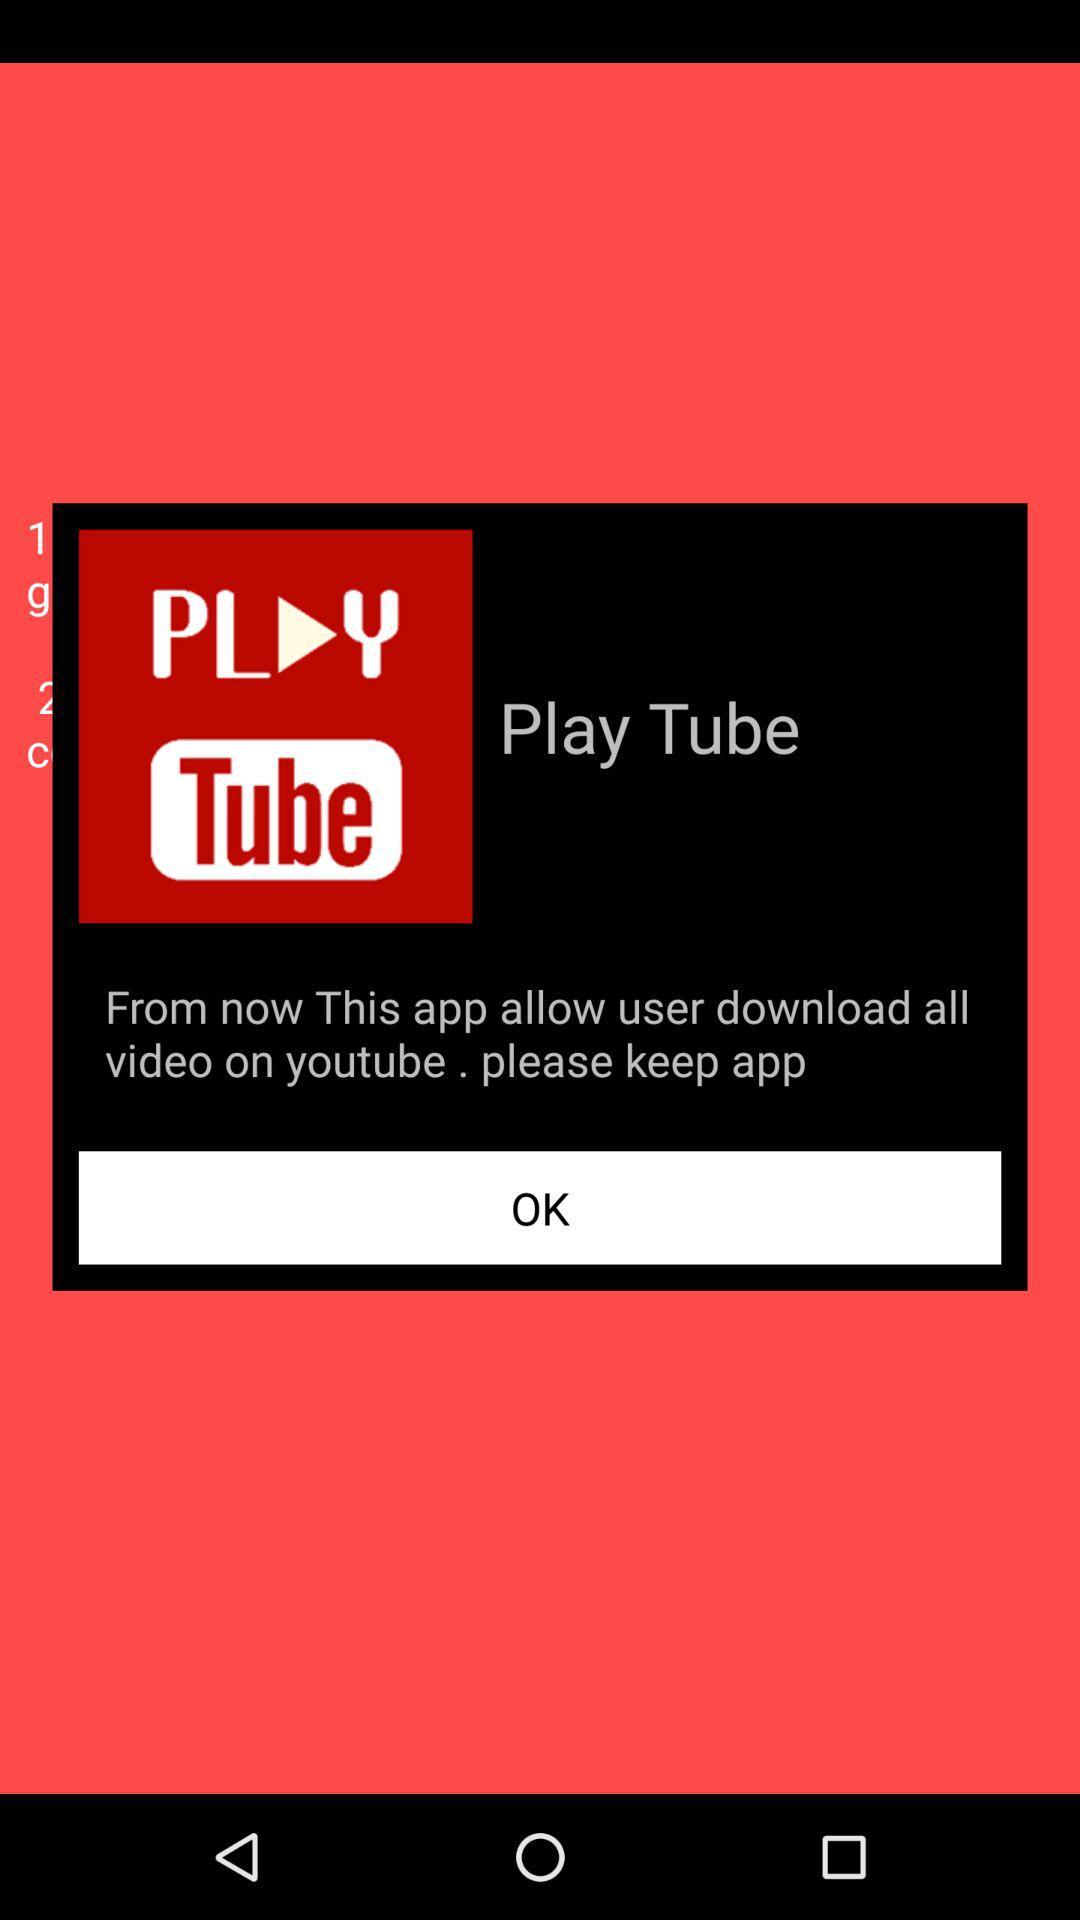  Describe the element at coordinates (540, 1206) in the screenshot. I see `the ok icon` at that location.